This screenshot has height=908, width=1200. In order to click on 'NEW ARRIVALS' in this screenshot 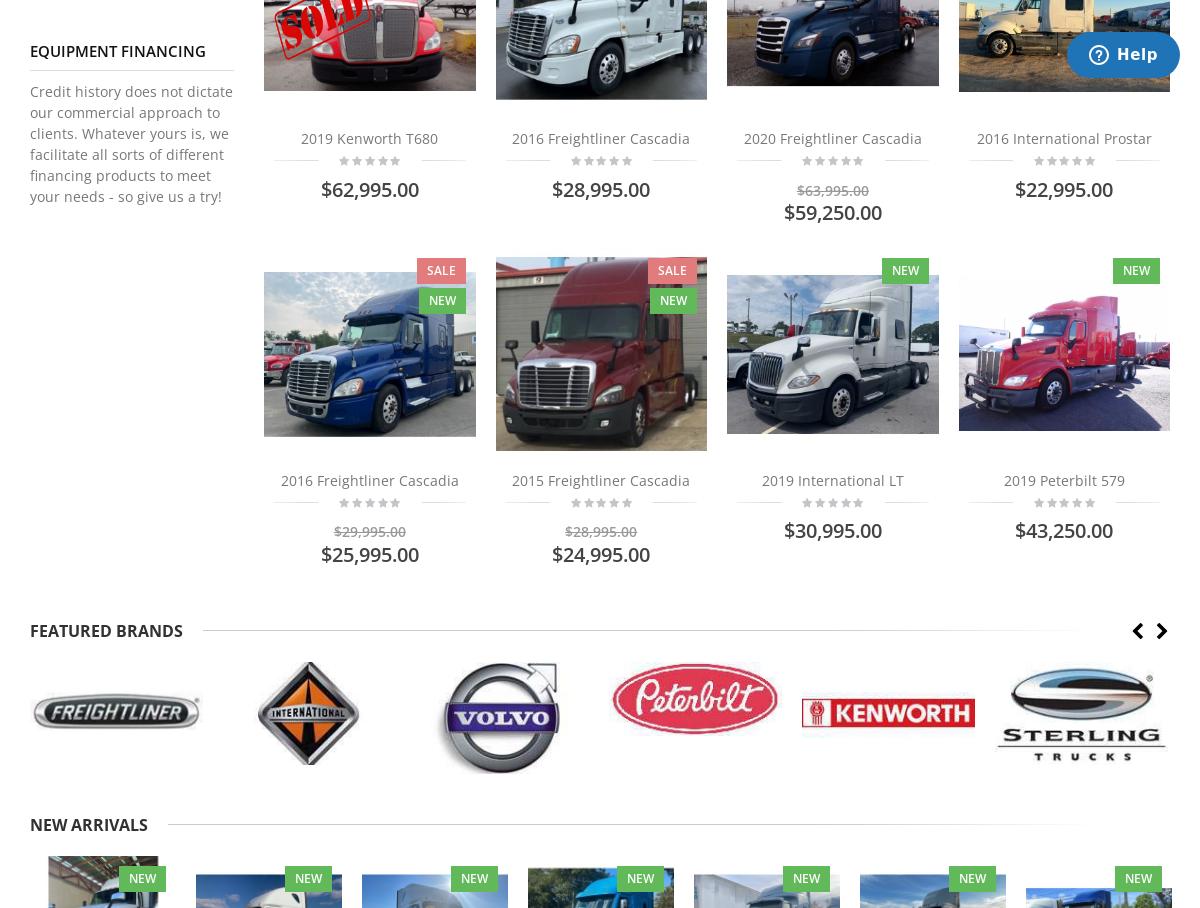, I will do `click(30, 824)`.